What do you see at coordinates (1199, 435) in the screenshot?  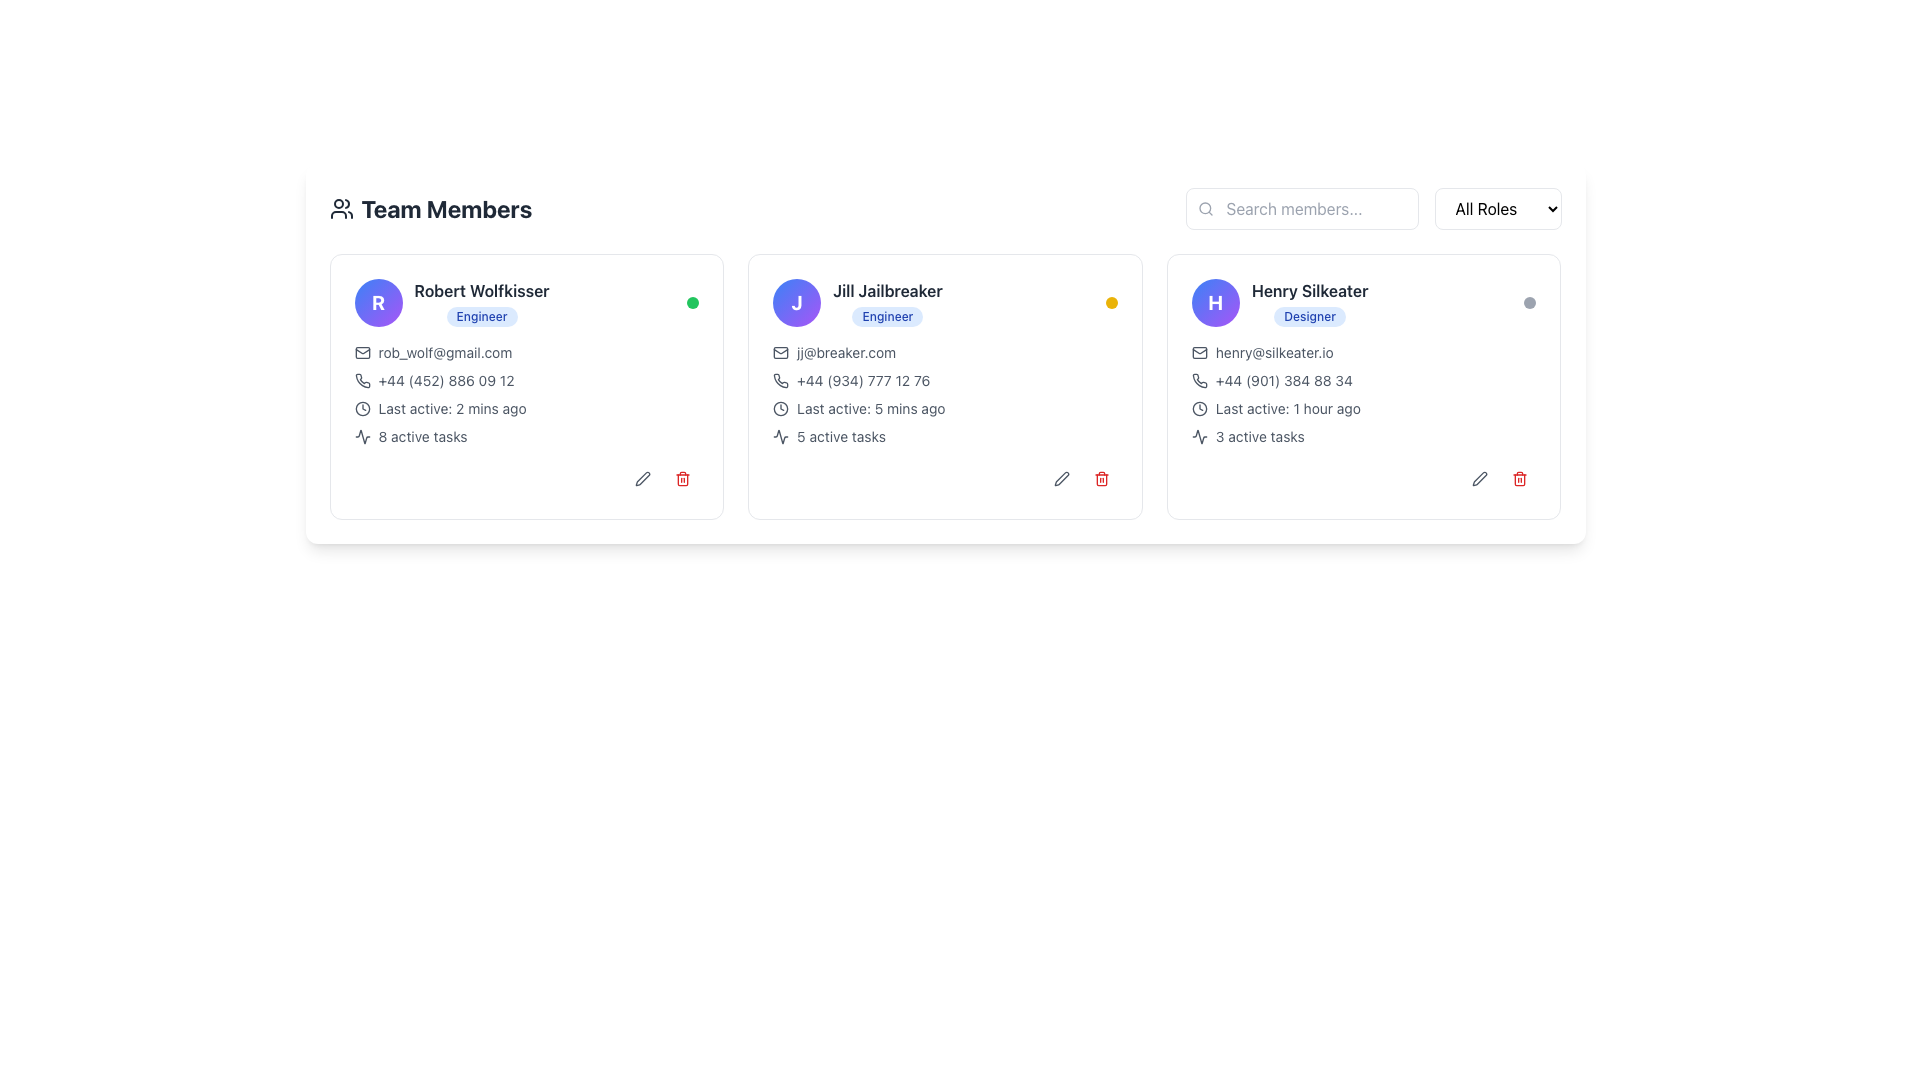 I see `SVG Graphic Icon representing activity or analytics, located at the bottom of the third user profile card, to the left of the trash bin icon` at bounding box center [1199, 435].